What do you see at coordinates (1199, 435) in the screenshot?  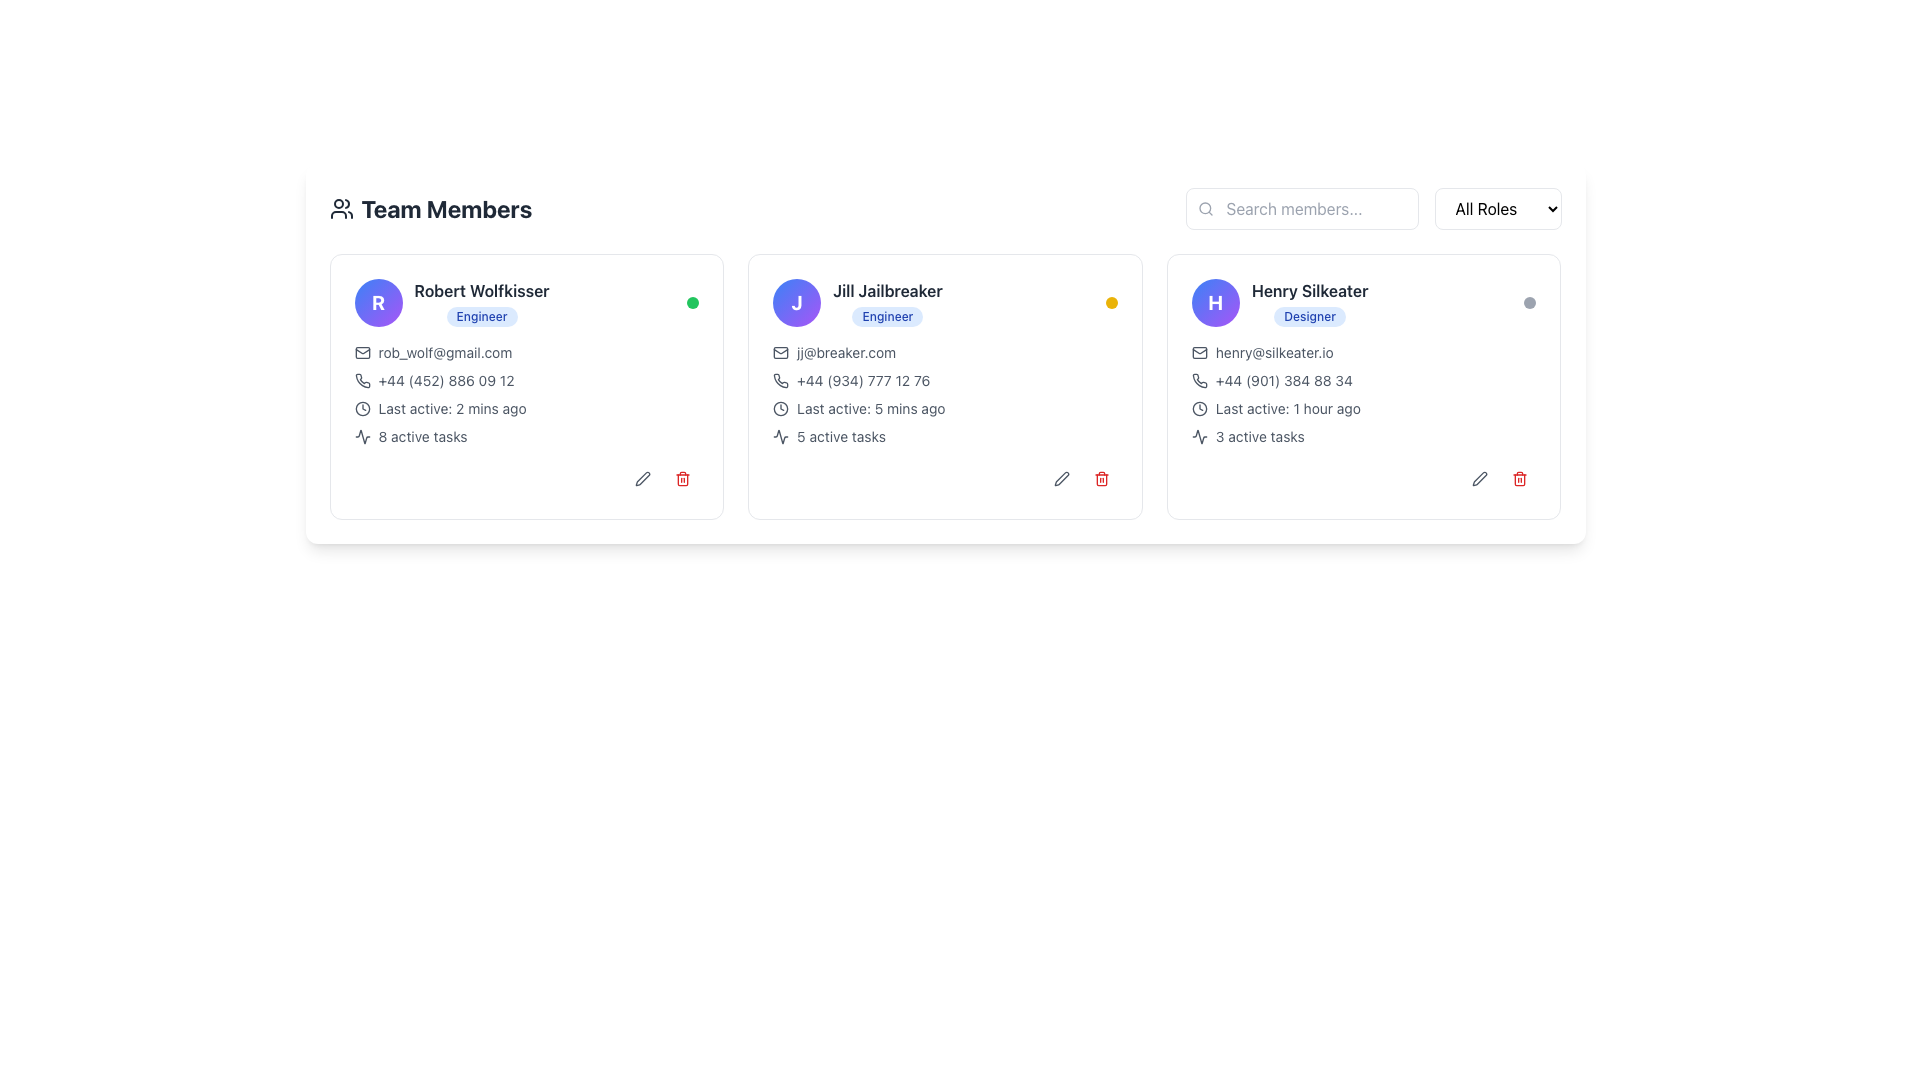 I see `SVG Graphic Icon representing activity or analytics, located at the bottom of the third user profile card, to the left of the trash bin icon` at bounding box center [1199, 435].